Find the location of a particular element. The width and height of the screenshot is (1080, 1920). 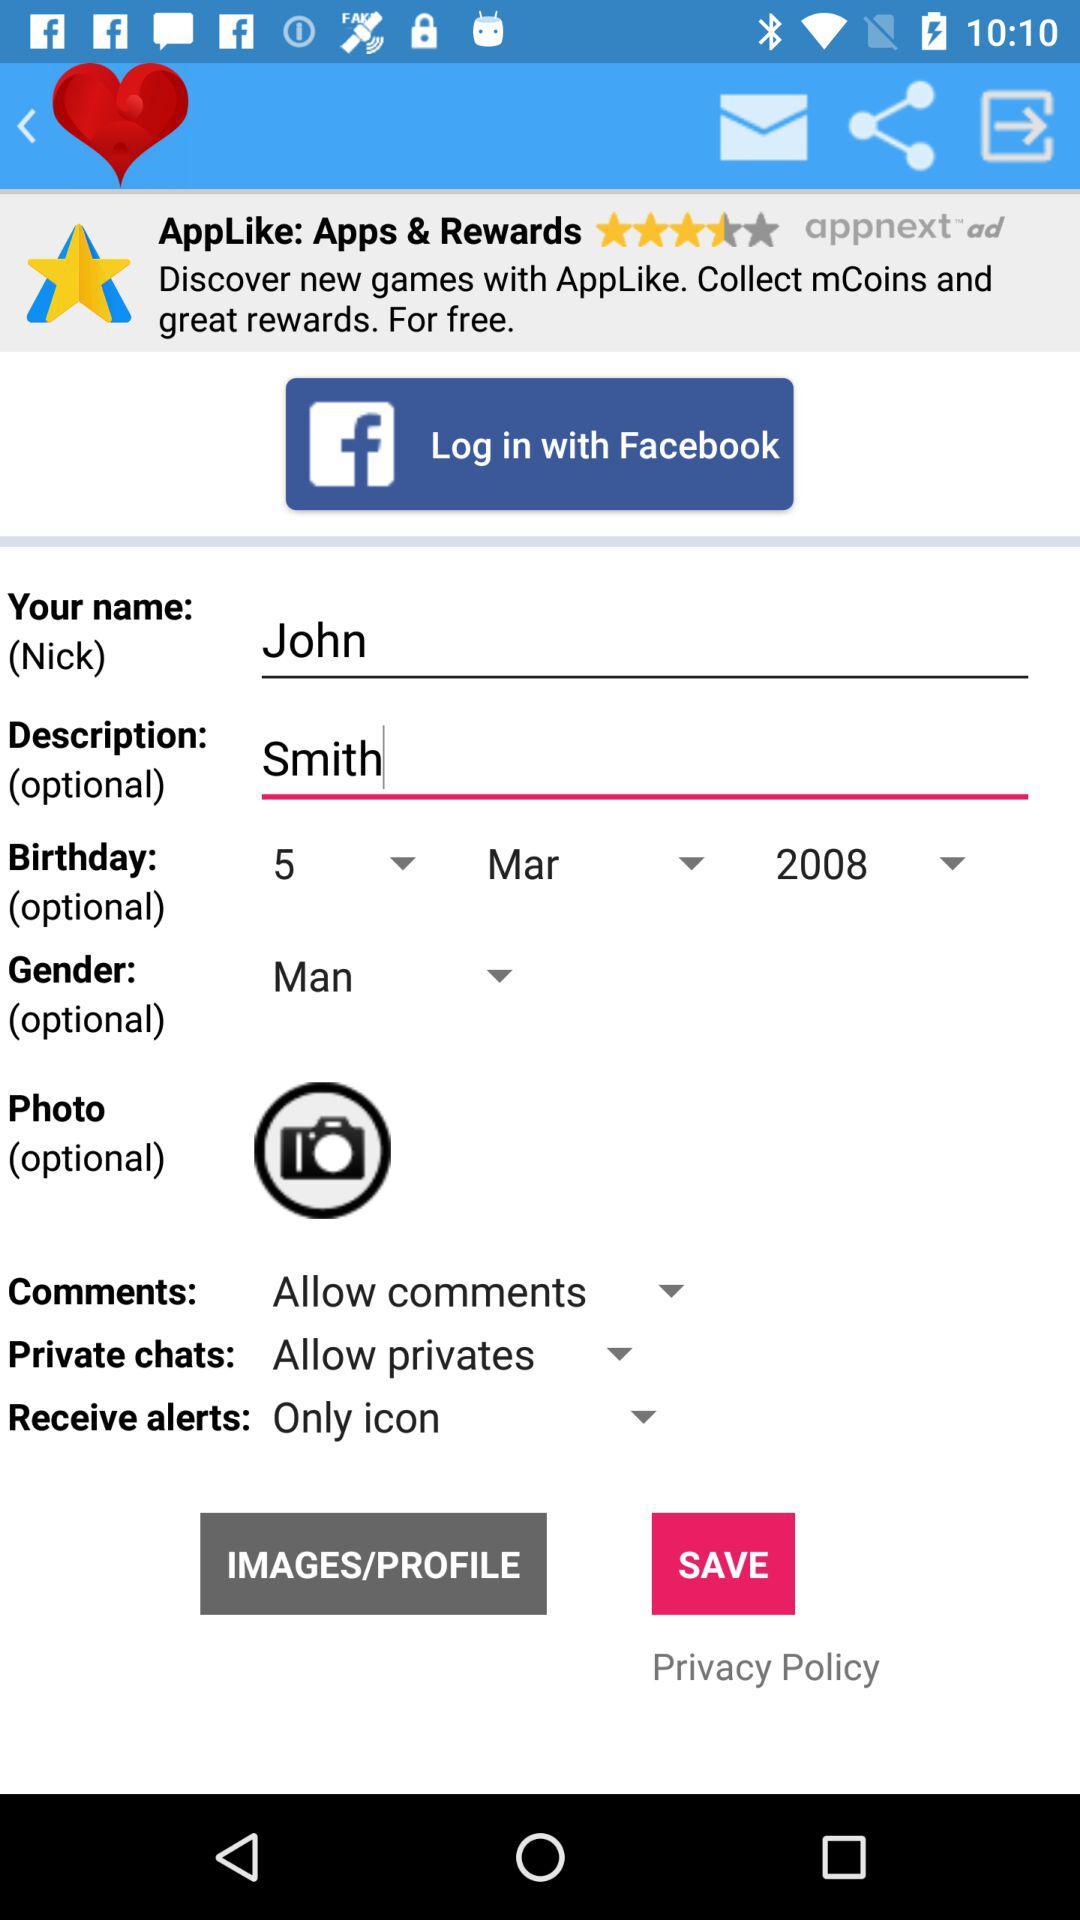

the share icon is located at coordinates (890, 124).